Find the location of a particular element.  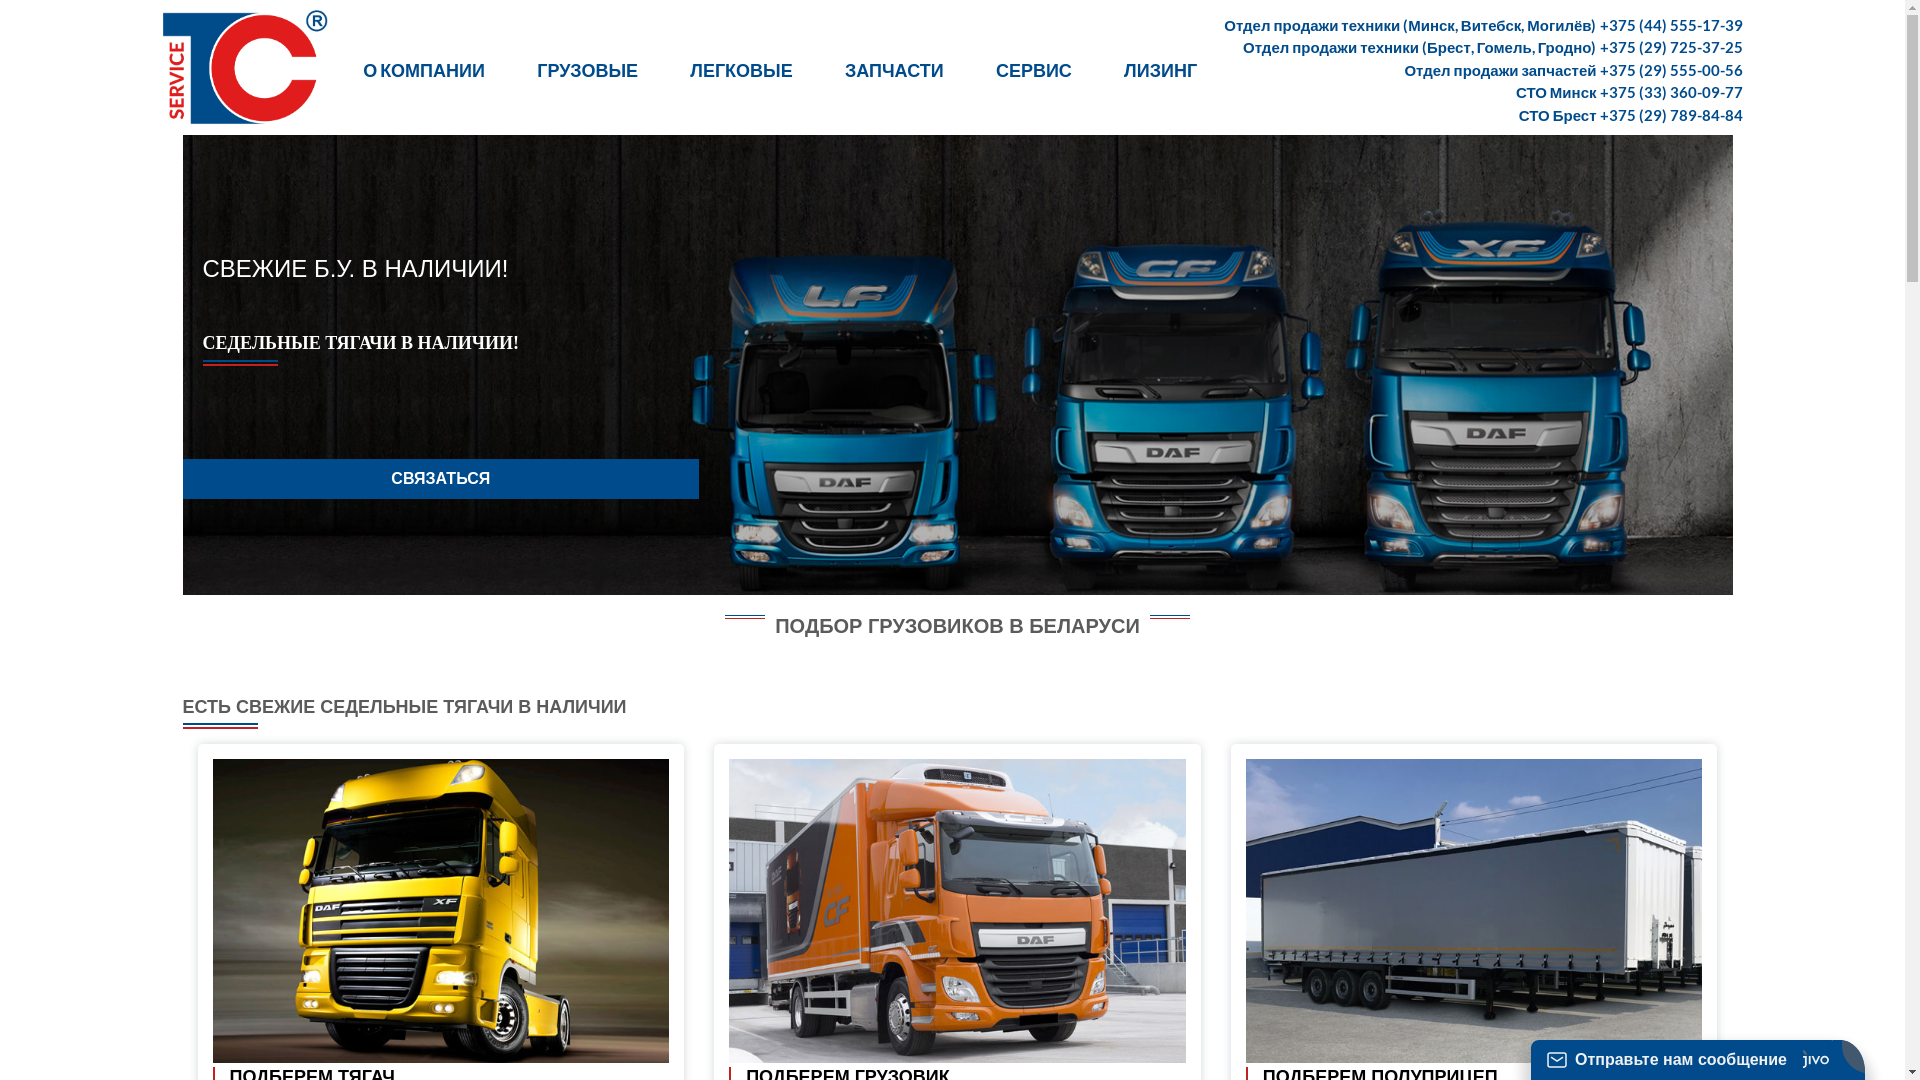

'+375 (33) 360-09-77' is located at coordinates (1671, 92).